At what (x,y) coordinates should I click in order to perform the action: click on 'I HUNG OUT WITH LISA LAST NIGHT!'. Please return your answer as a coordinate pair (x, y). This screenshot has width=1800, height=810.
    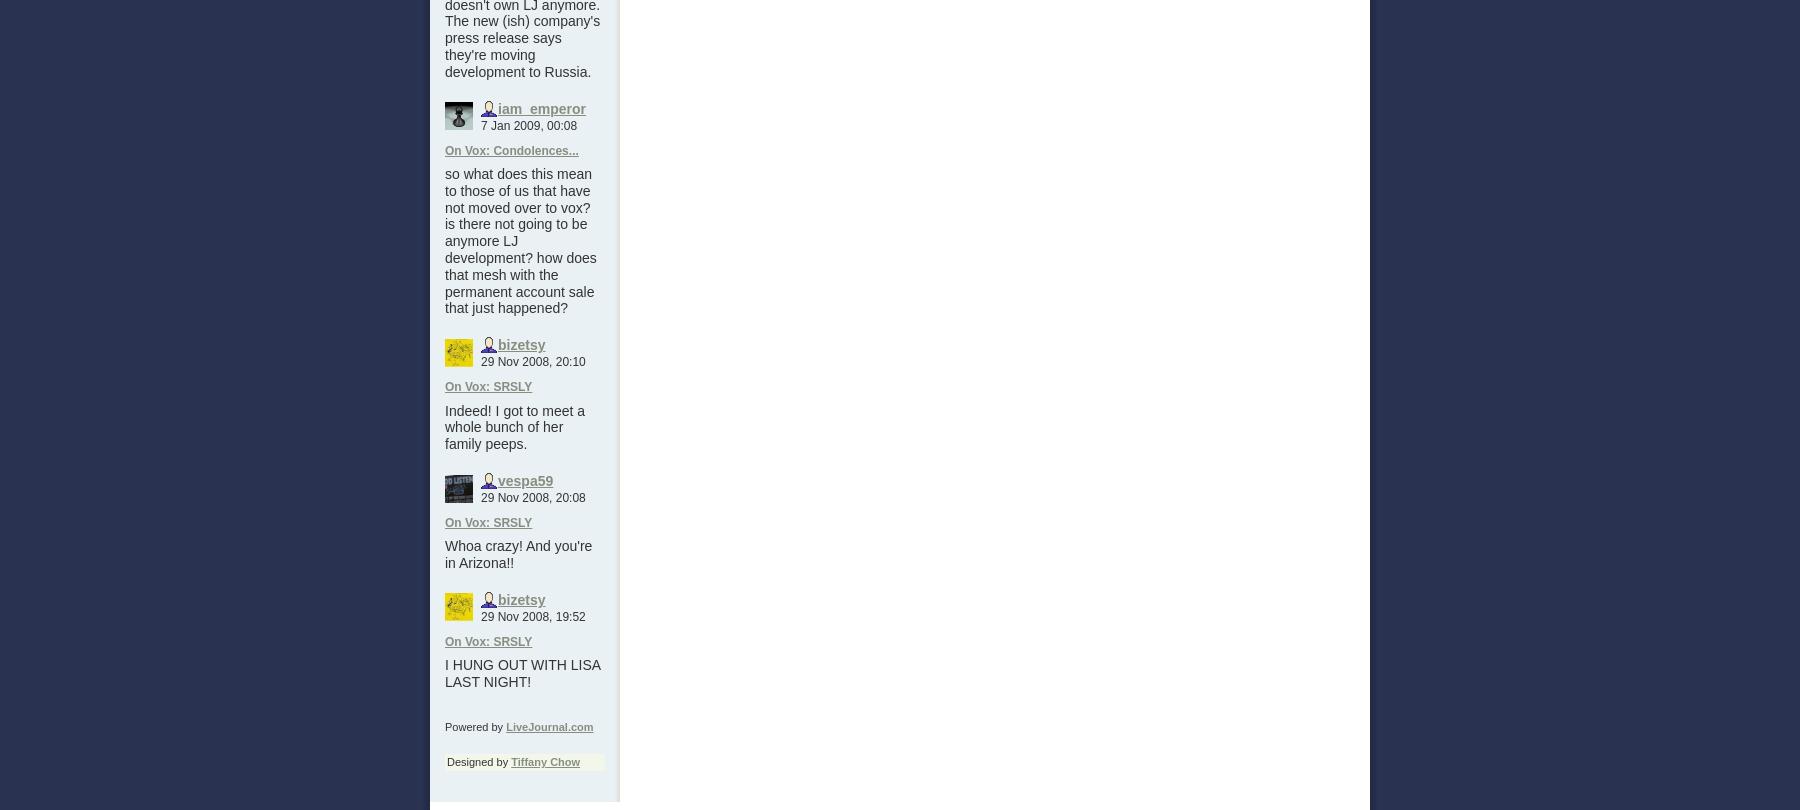
    Looking at the image, I should click on (521, 672).